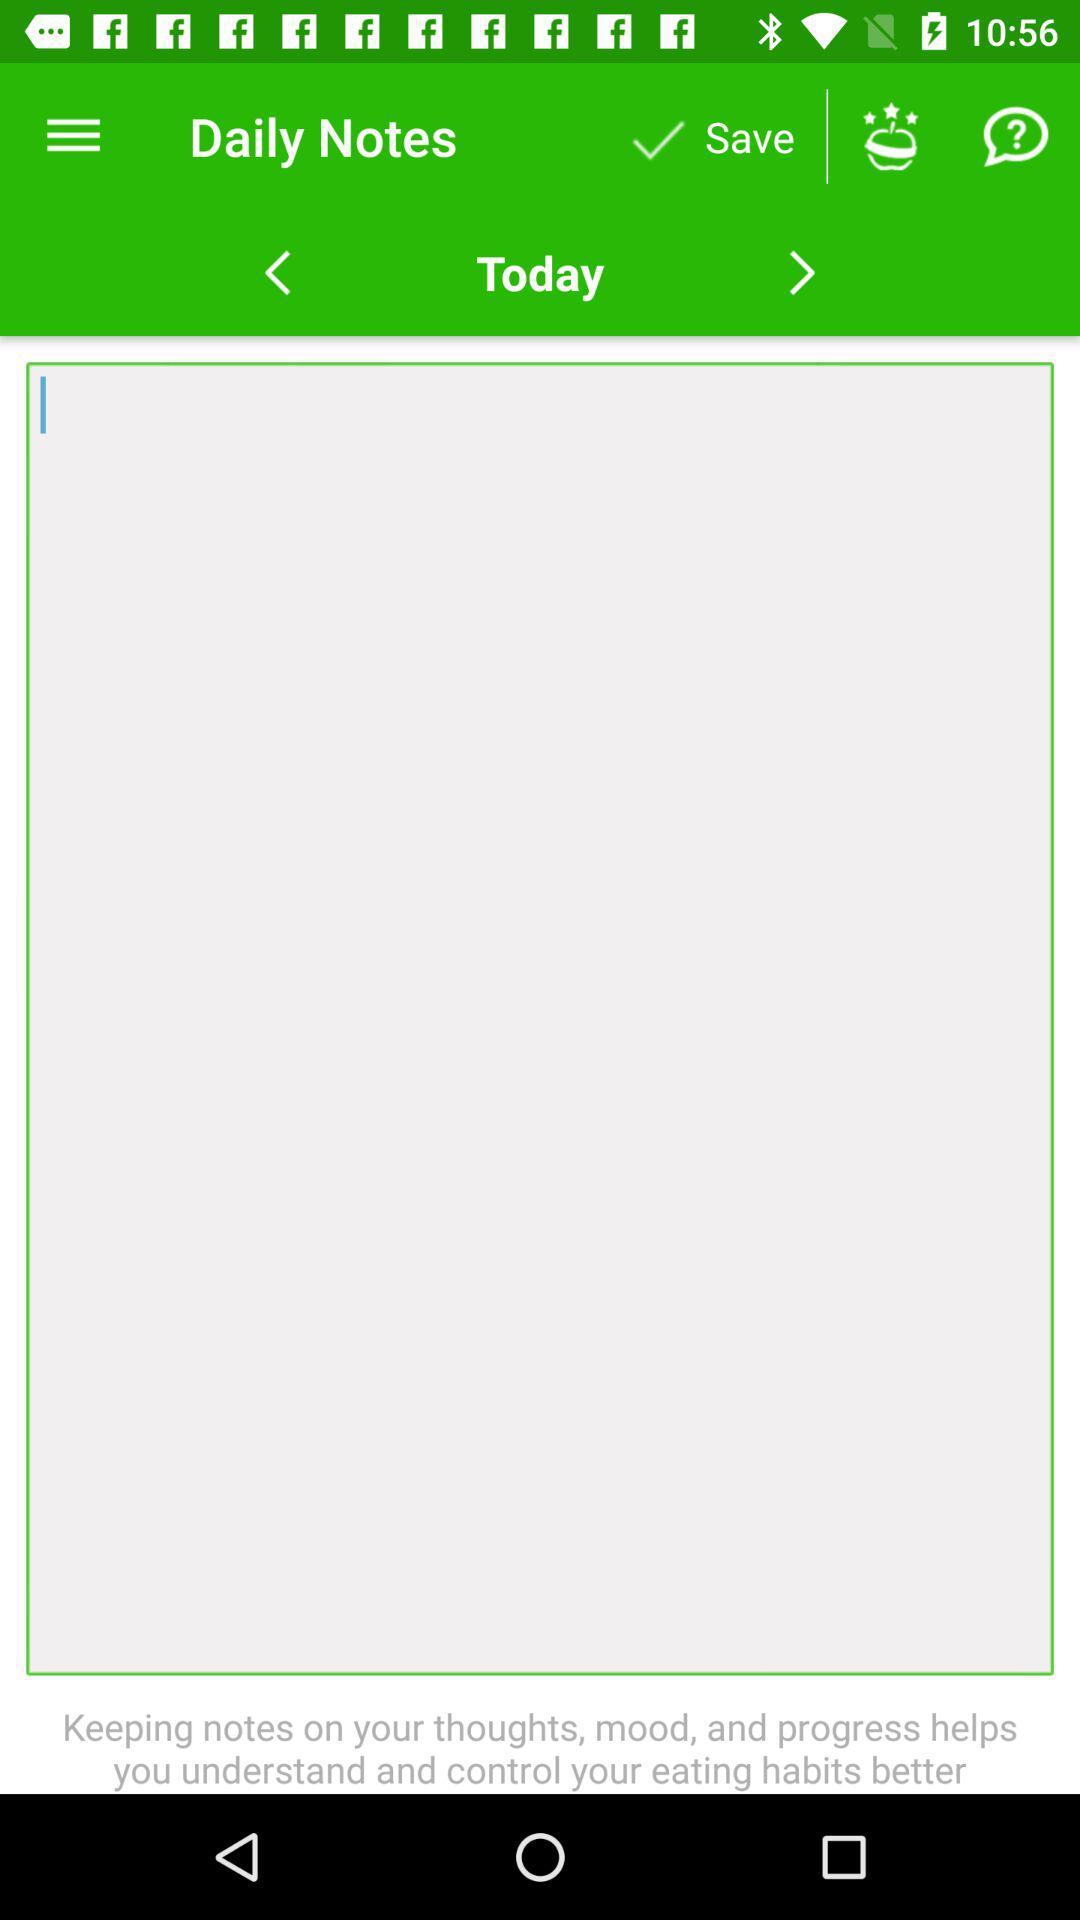 This screenshot has width=1080, height=1920. I want to click on tomorrow, so click(801, 272).